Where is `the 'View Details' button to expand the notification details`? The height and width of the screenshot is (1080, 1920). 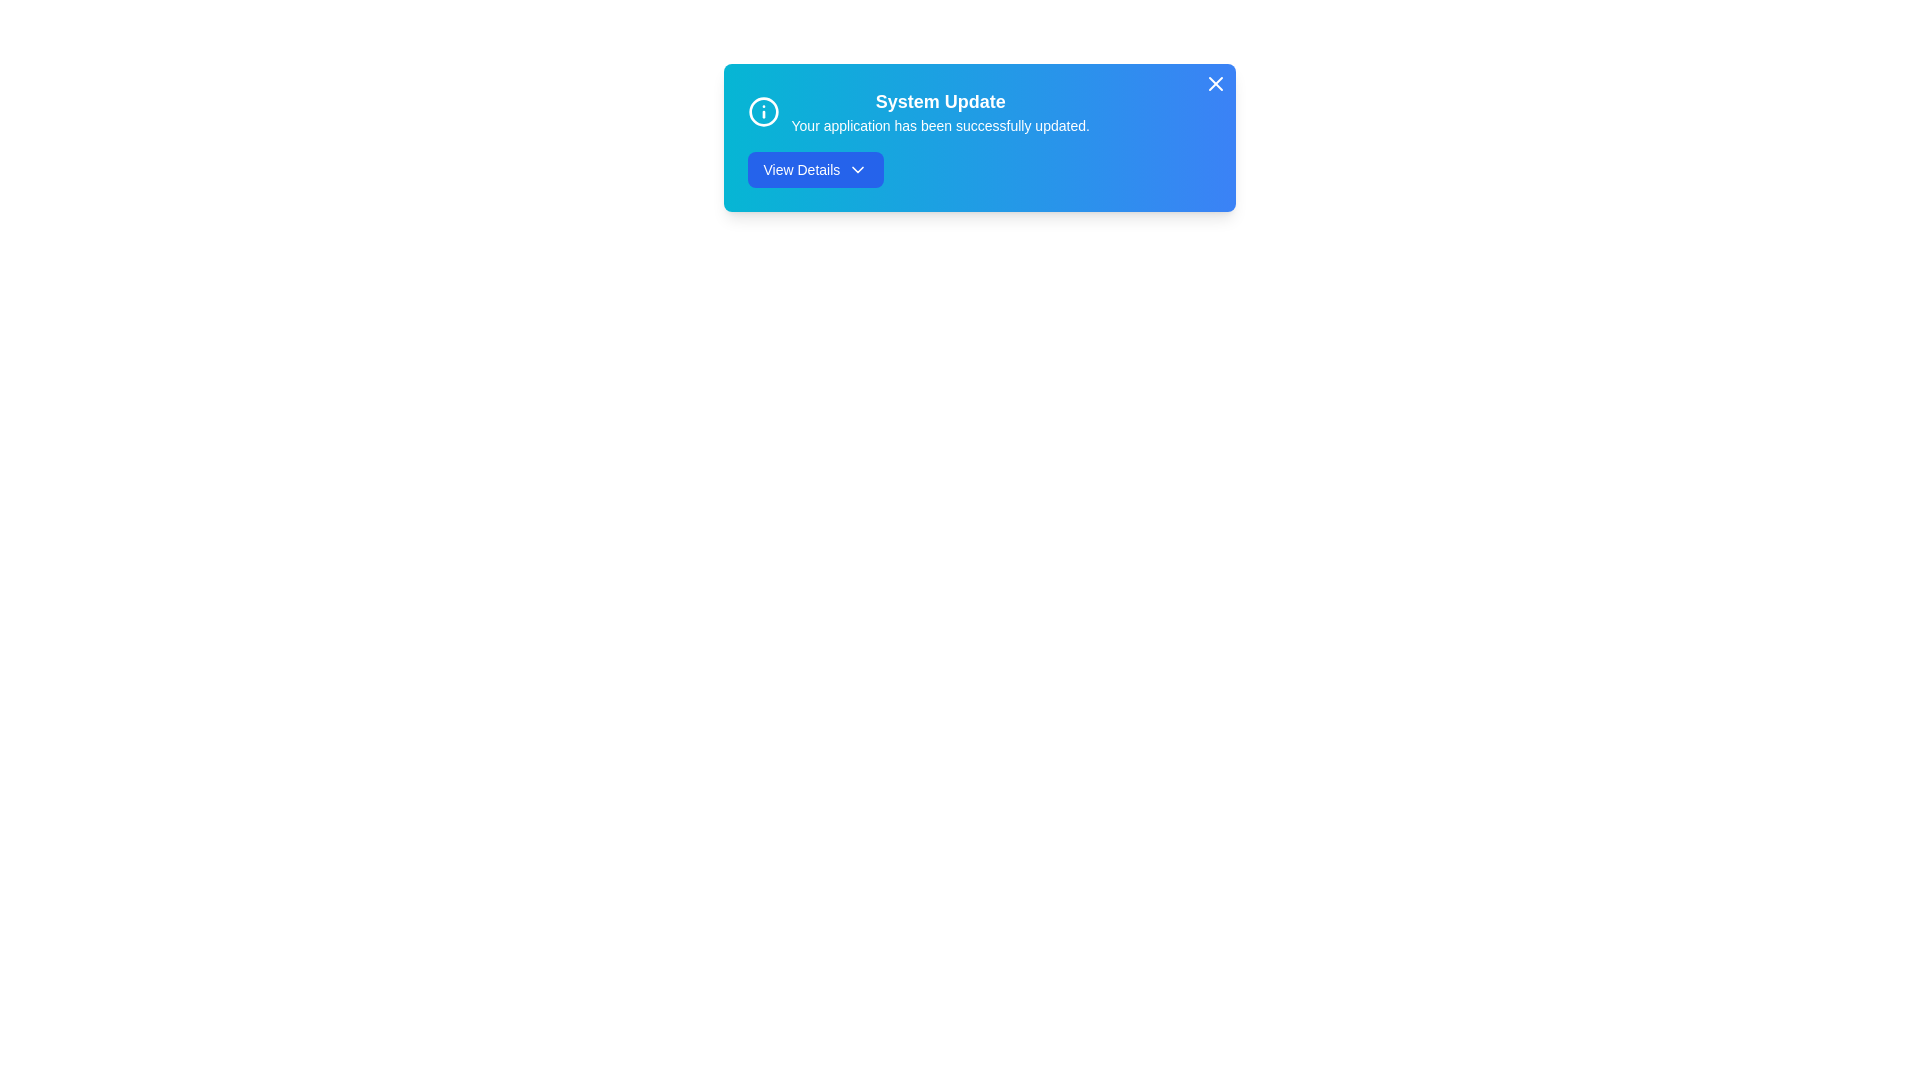 the 'View Details' button to expand the notification details is located at coordinates (815, 168).